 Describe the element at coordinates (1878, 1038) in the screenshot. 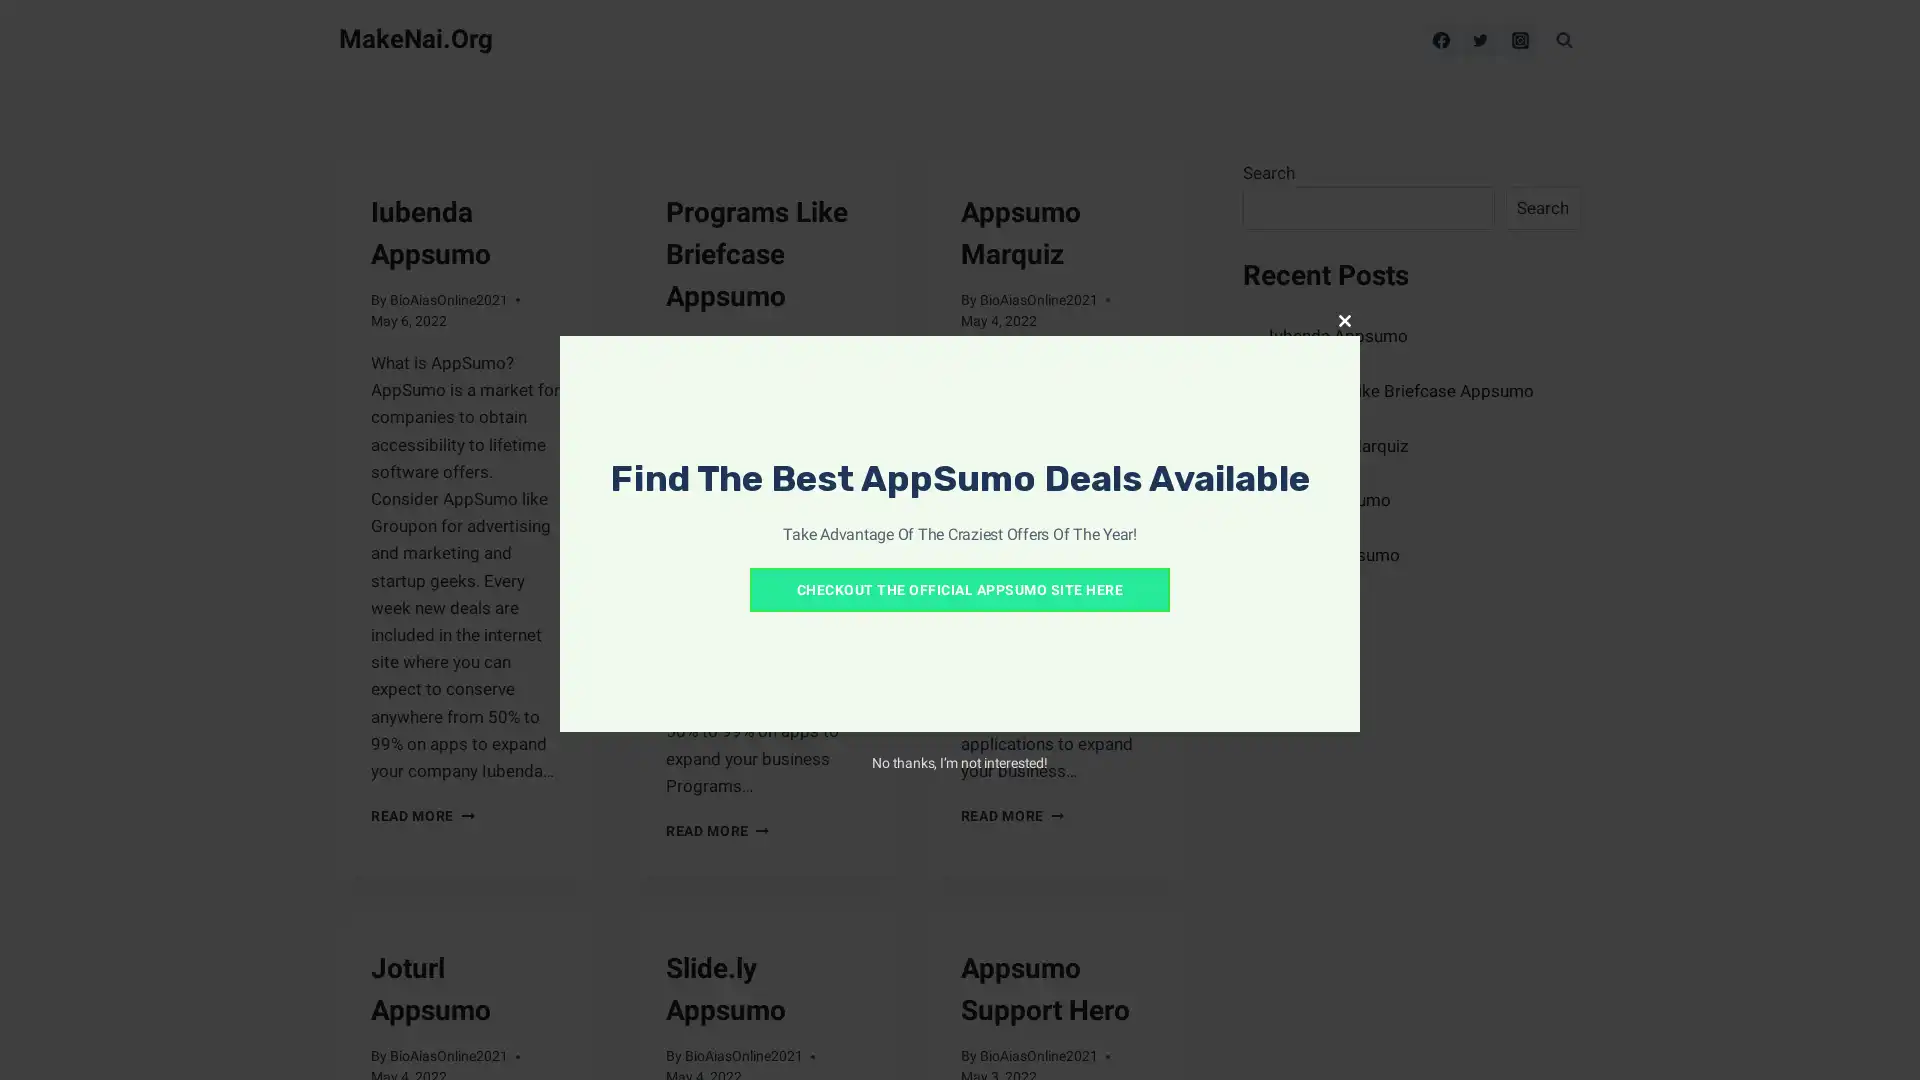

I see `Scroll to top` at that location.